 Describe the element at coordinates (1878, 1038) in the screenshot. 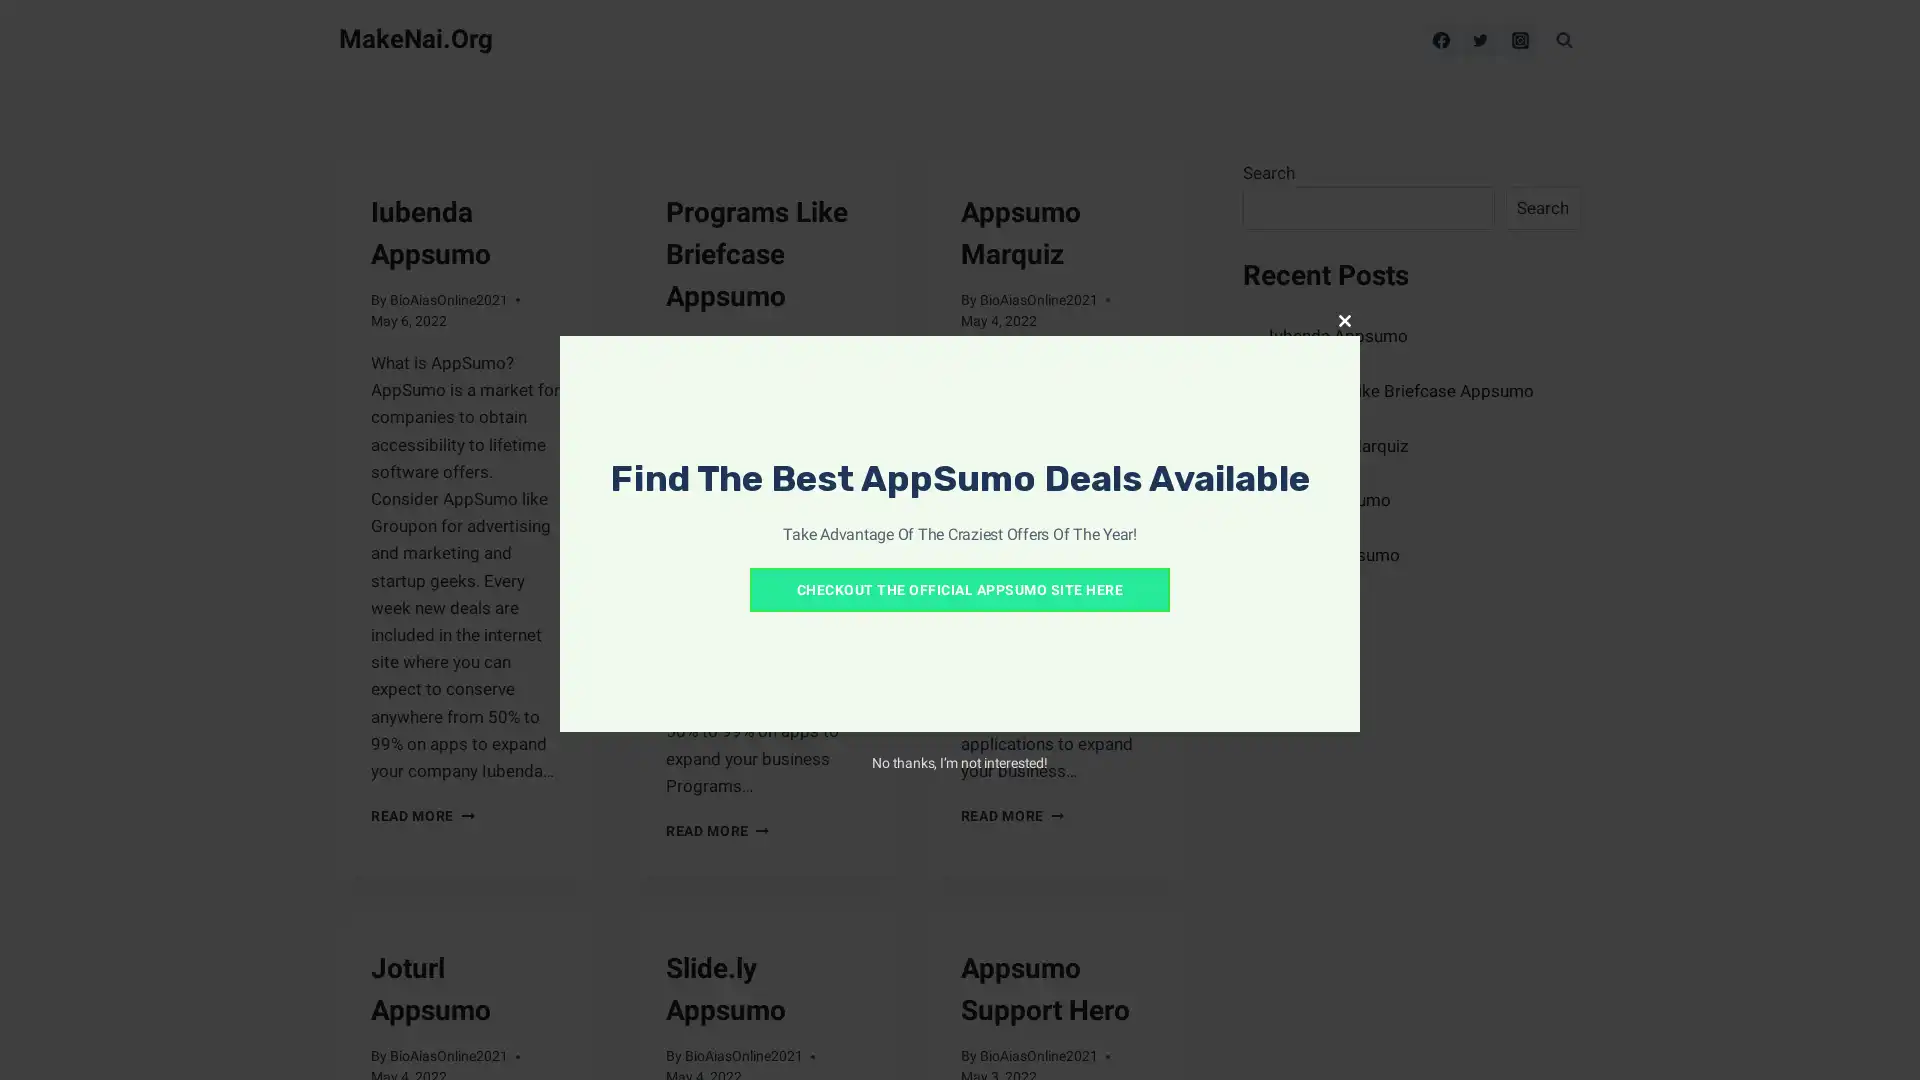

I see `Scroll to top` at that location.